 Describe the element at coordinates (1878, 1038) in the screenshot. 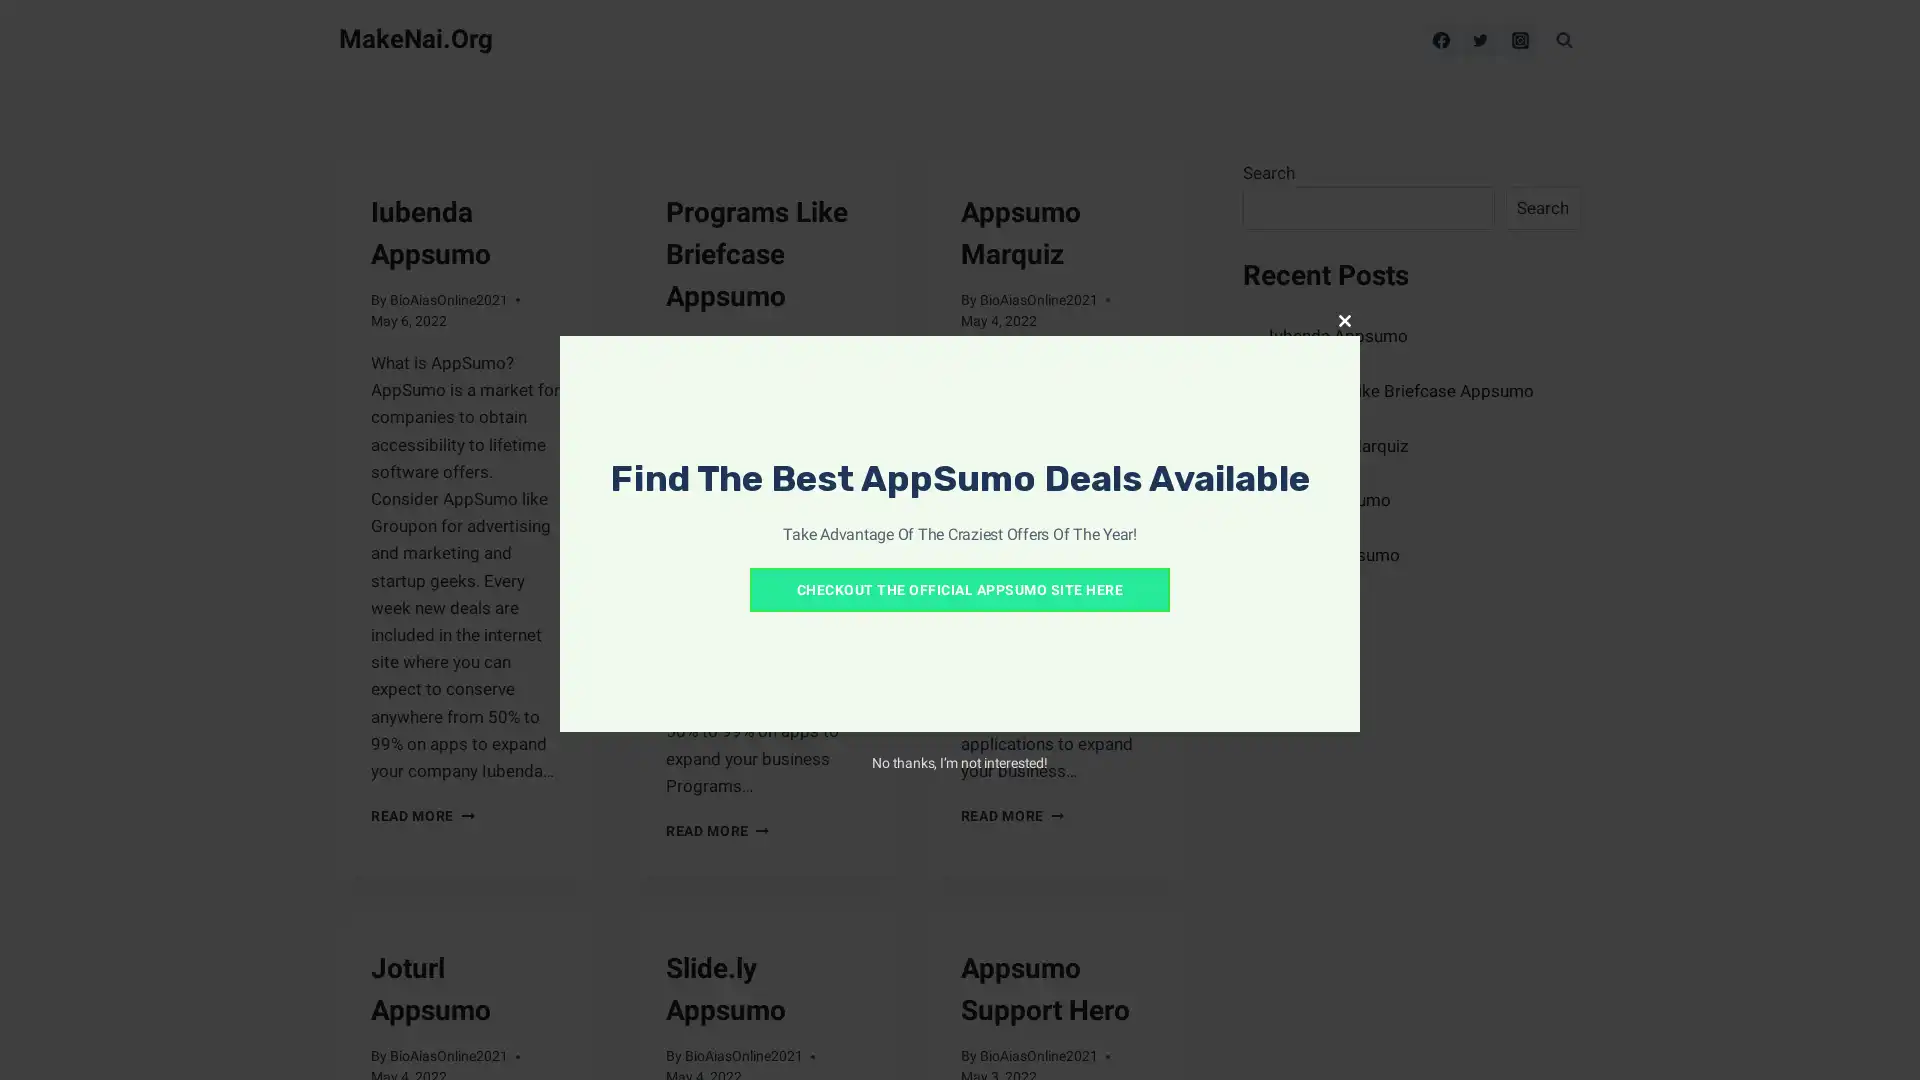

I see `Scroll to top` at that location.